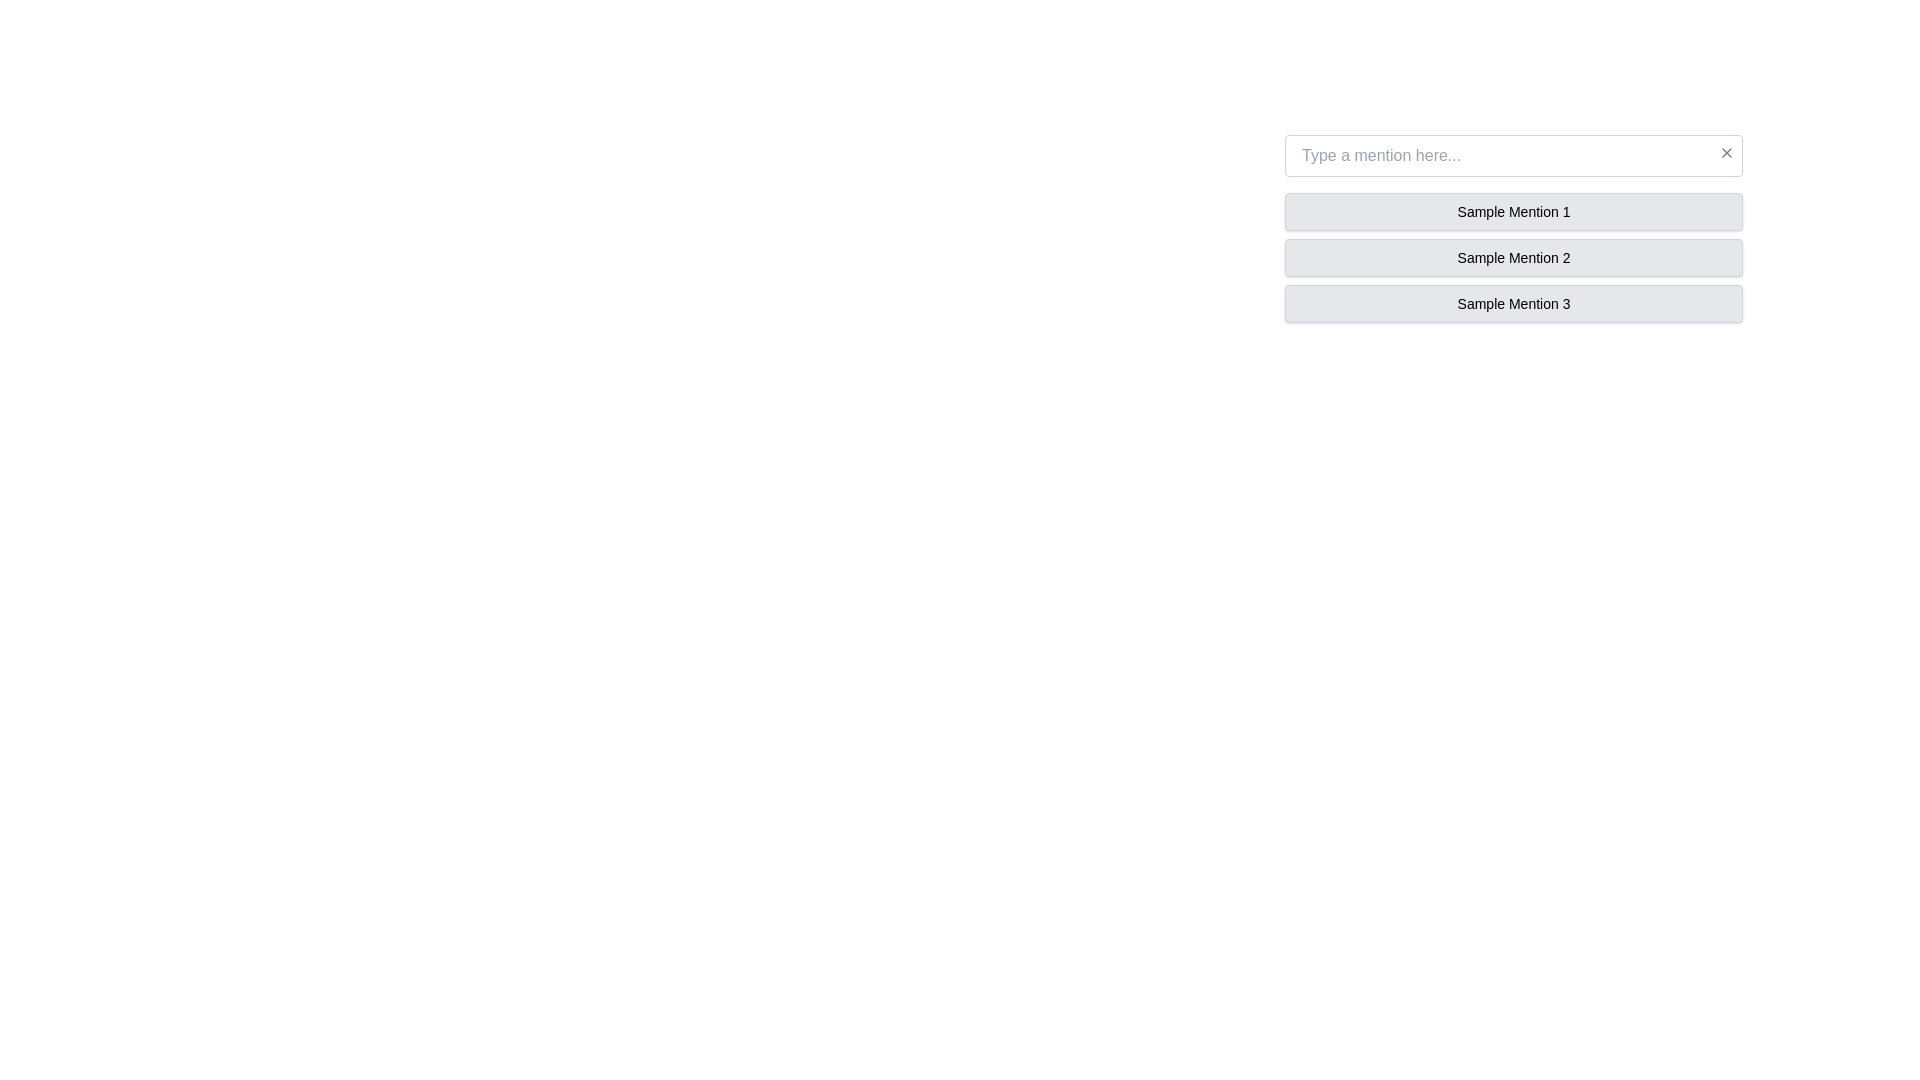  What do you see at coordinates (1513, 304) in the screenshot?
I see `the button-like list item labeled 'Sample Mention 3'` at bounding box center [1513, 304].